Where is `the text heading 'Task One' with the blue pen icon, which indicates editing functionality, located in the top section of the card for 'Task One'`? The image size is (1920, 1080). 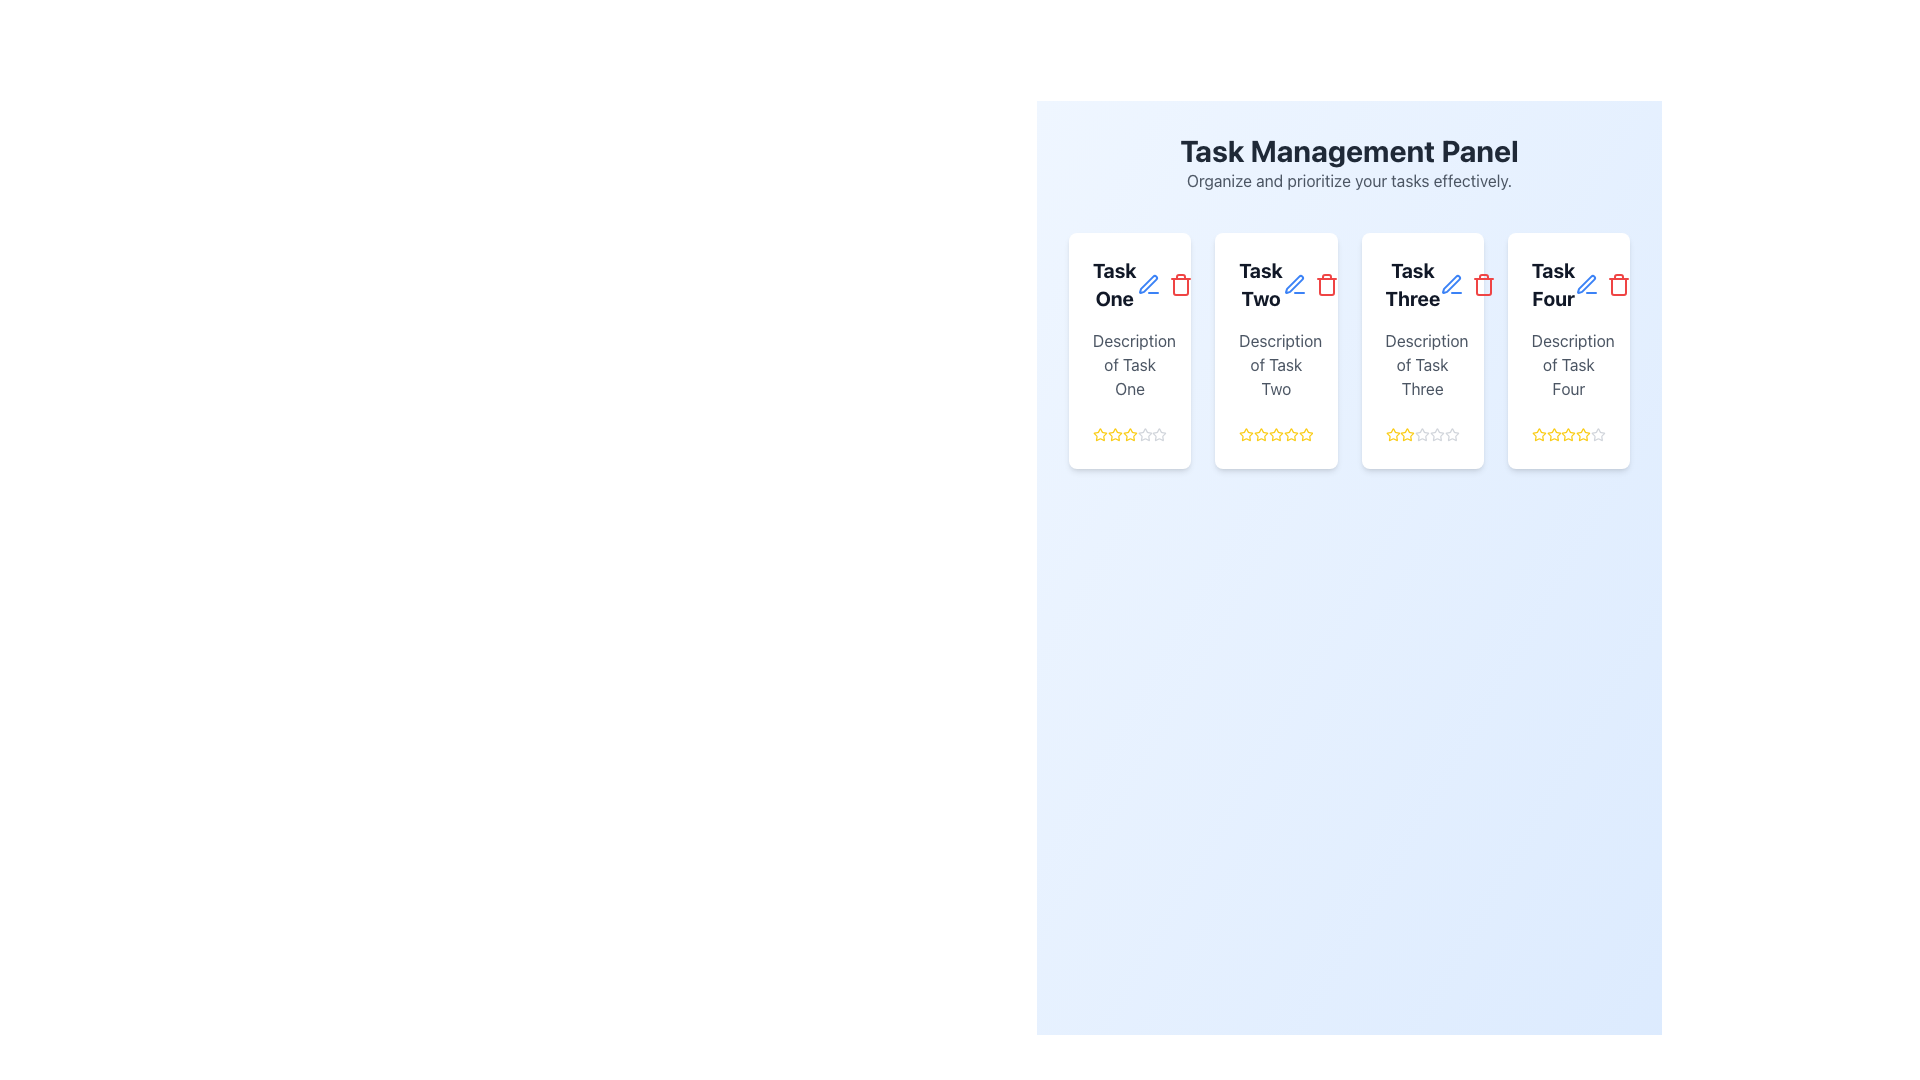 the text heading 'Task One' with the blue pen icon, which indicates editing functionality, located in the top section of the card for 'Task One' is located at coordinates (1130, 285).